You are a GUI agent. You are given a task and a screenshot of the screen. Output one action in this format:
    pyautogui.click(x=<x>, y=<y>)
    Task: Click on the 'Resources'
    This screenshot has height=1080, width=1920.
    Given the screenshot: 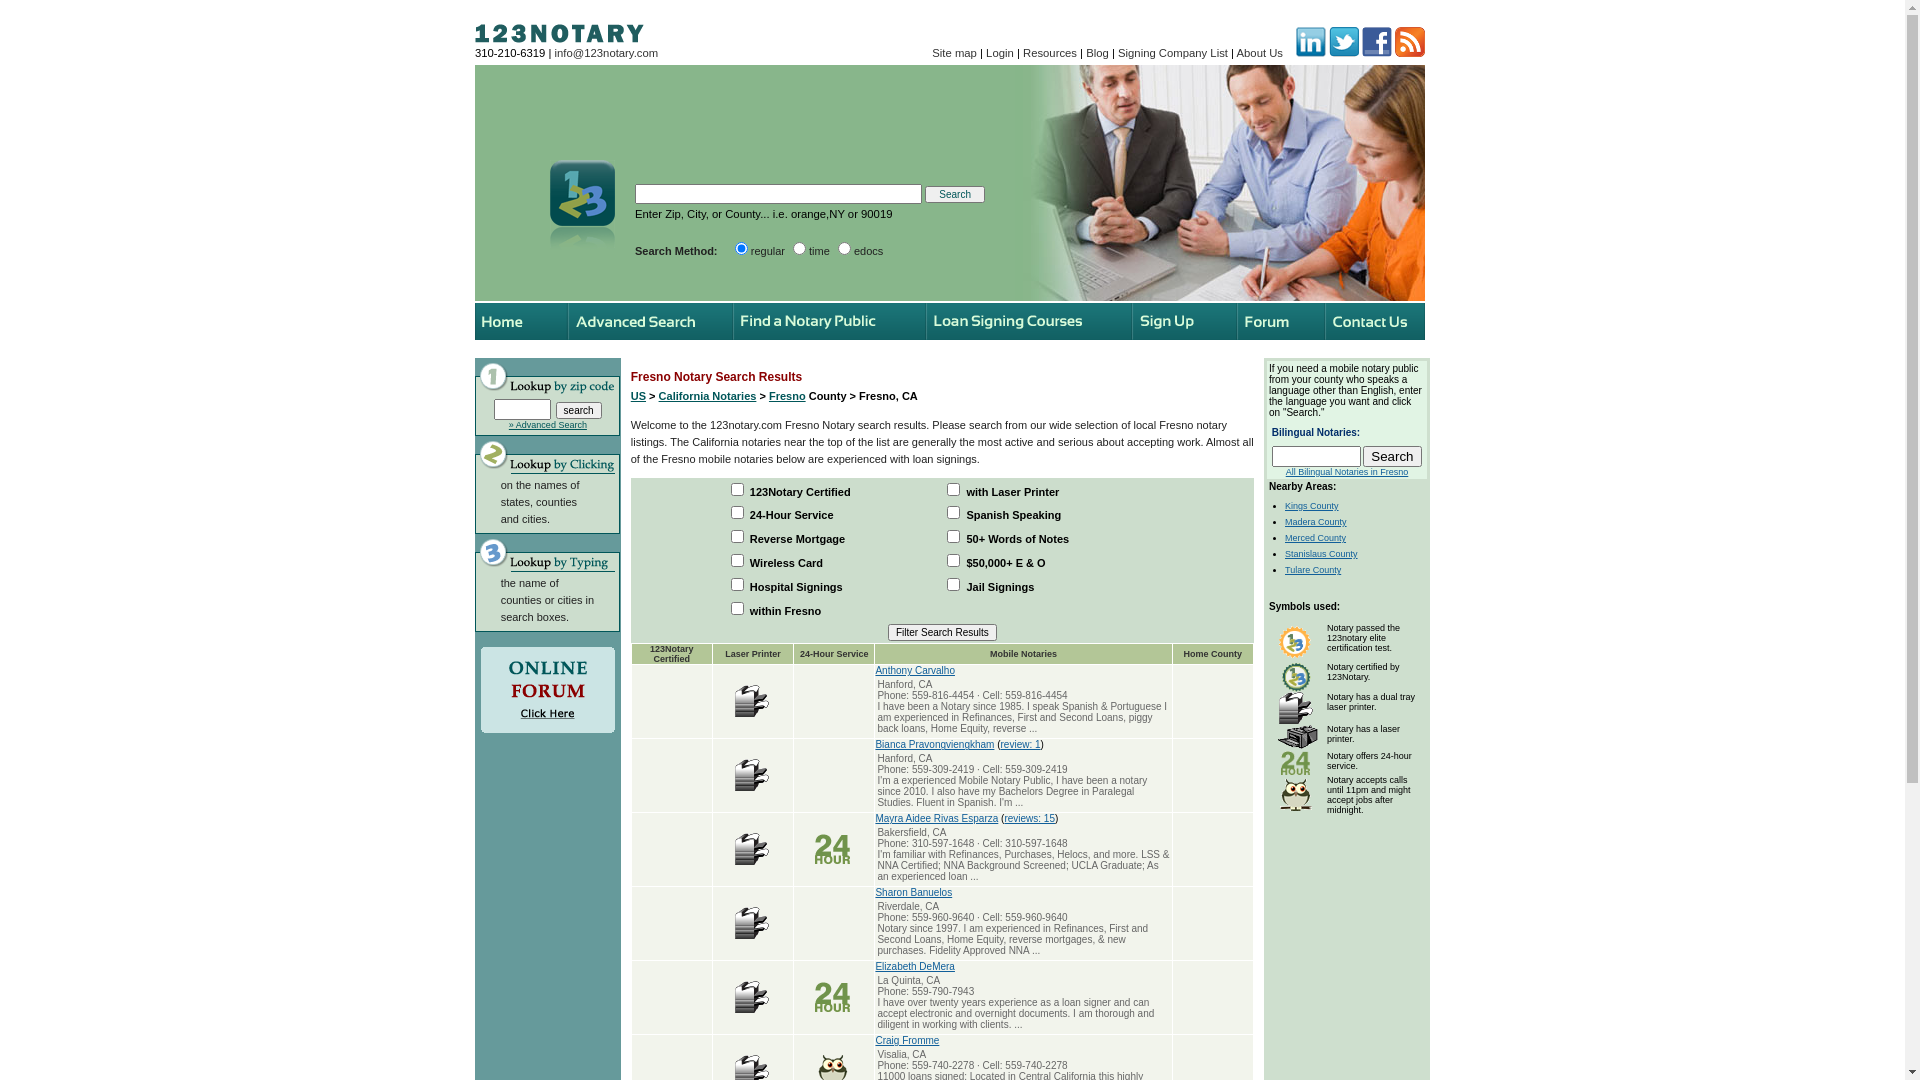 What is the action you would take?
    pyautogui.click(x=1049, y=52)
    